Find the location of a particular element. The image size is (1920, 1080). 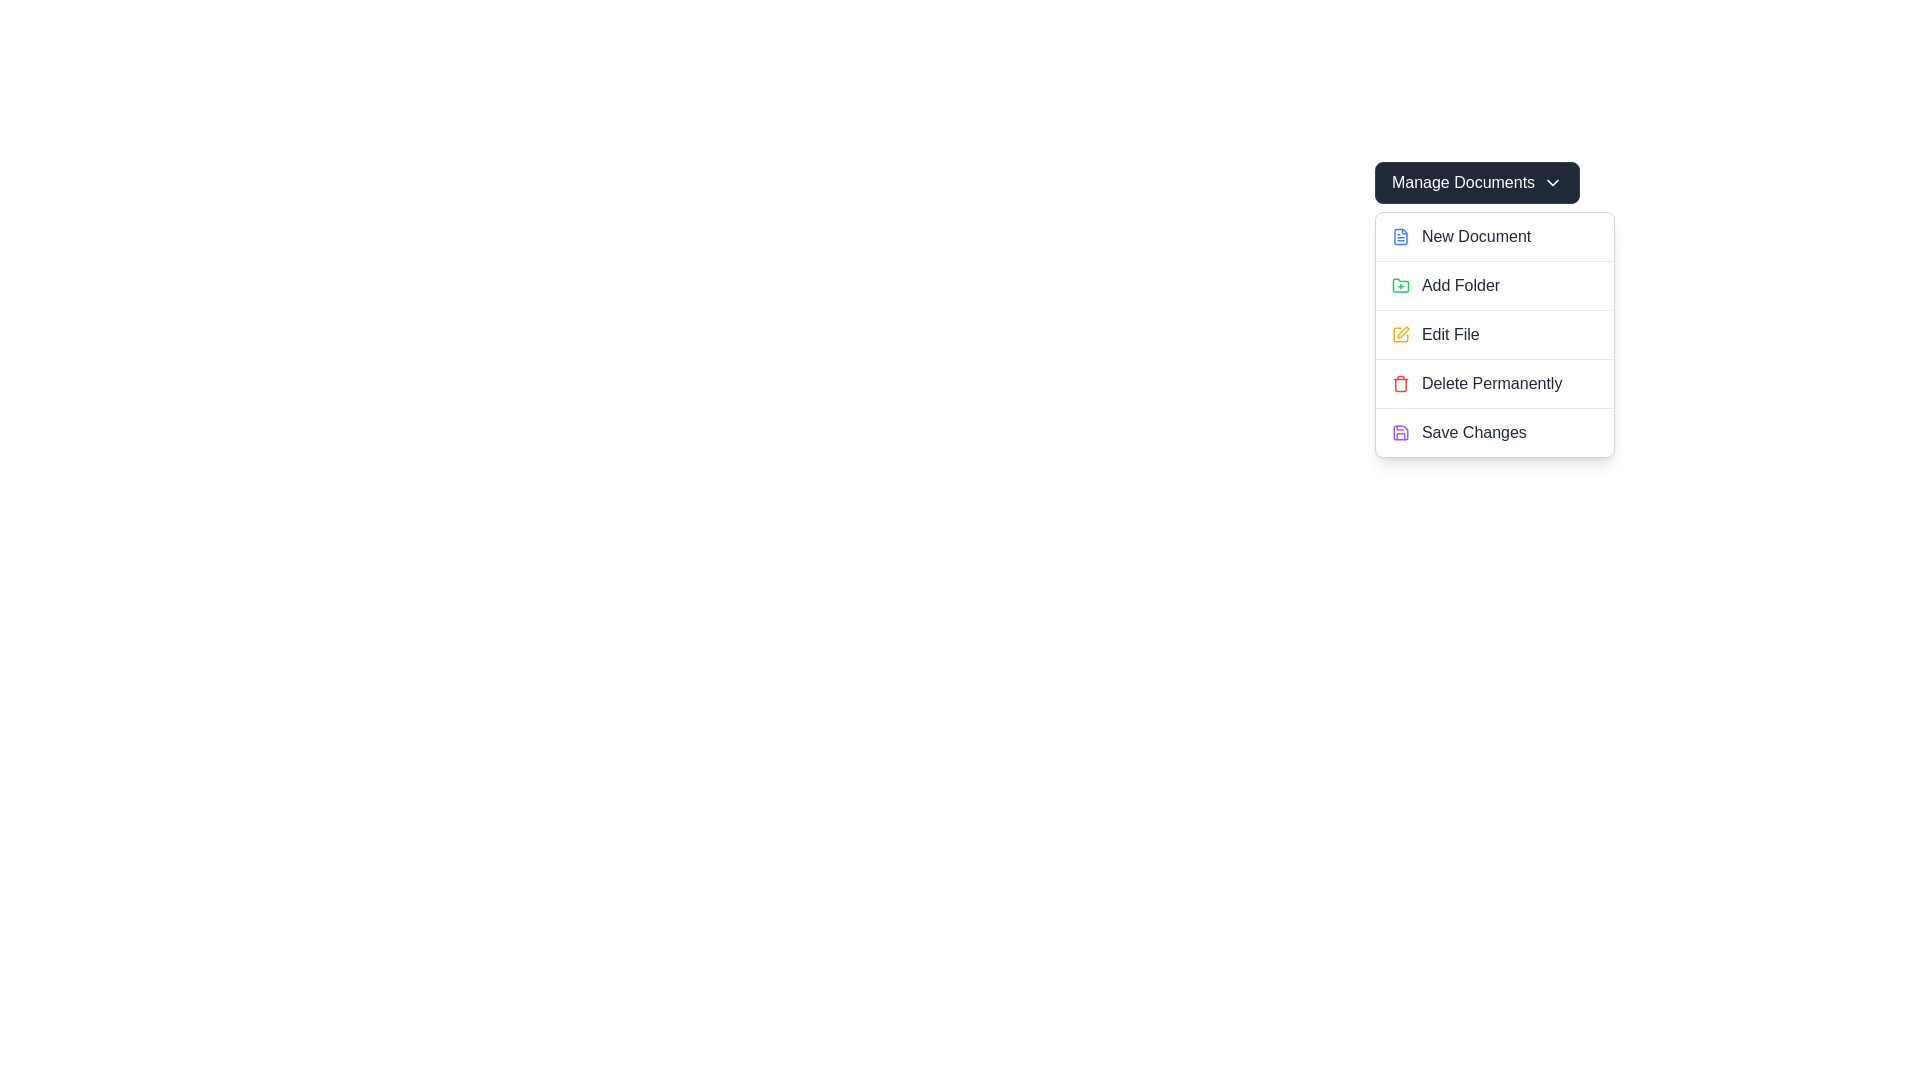

the 'Edit File' option in the popup menu is located at coordinates (1494, 334).